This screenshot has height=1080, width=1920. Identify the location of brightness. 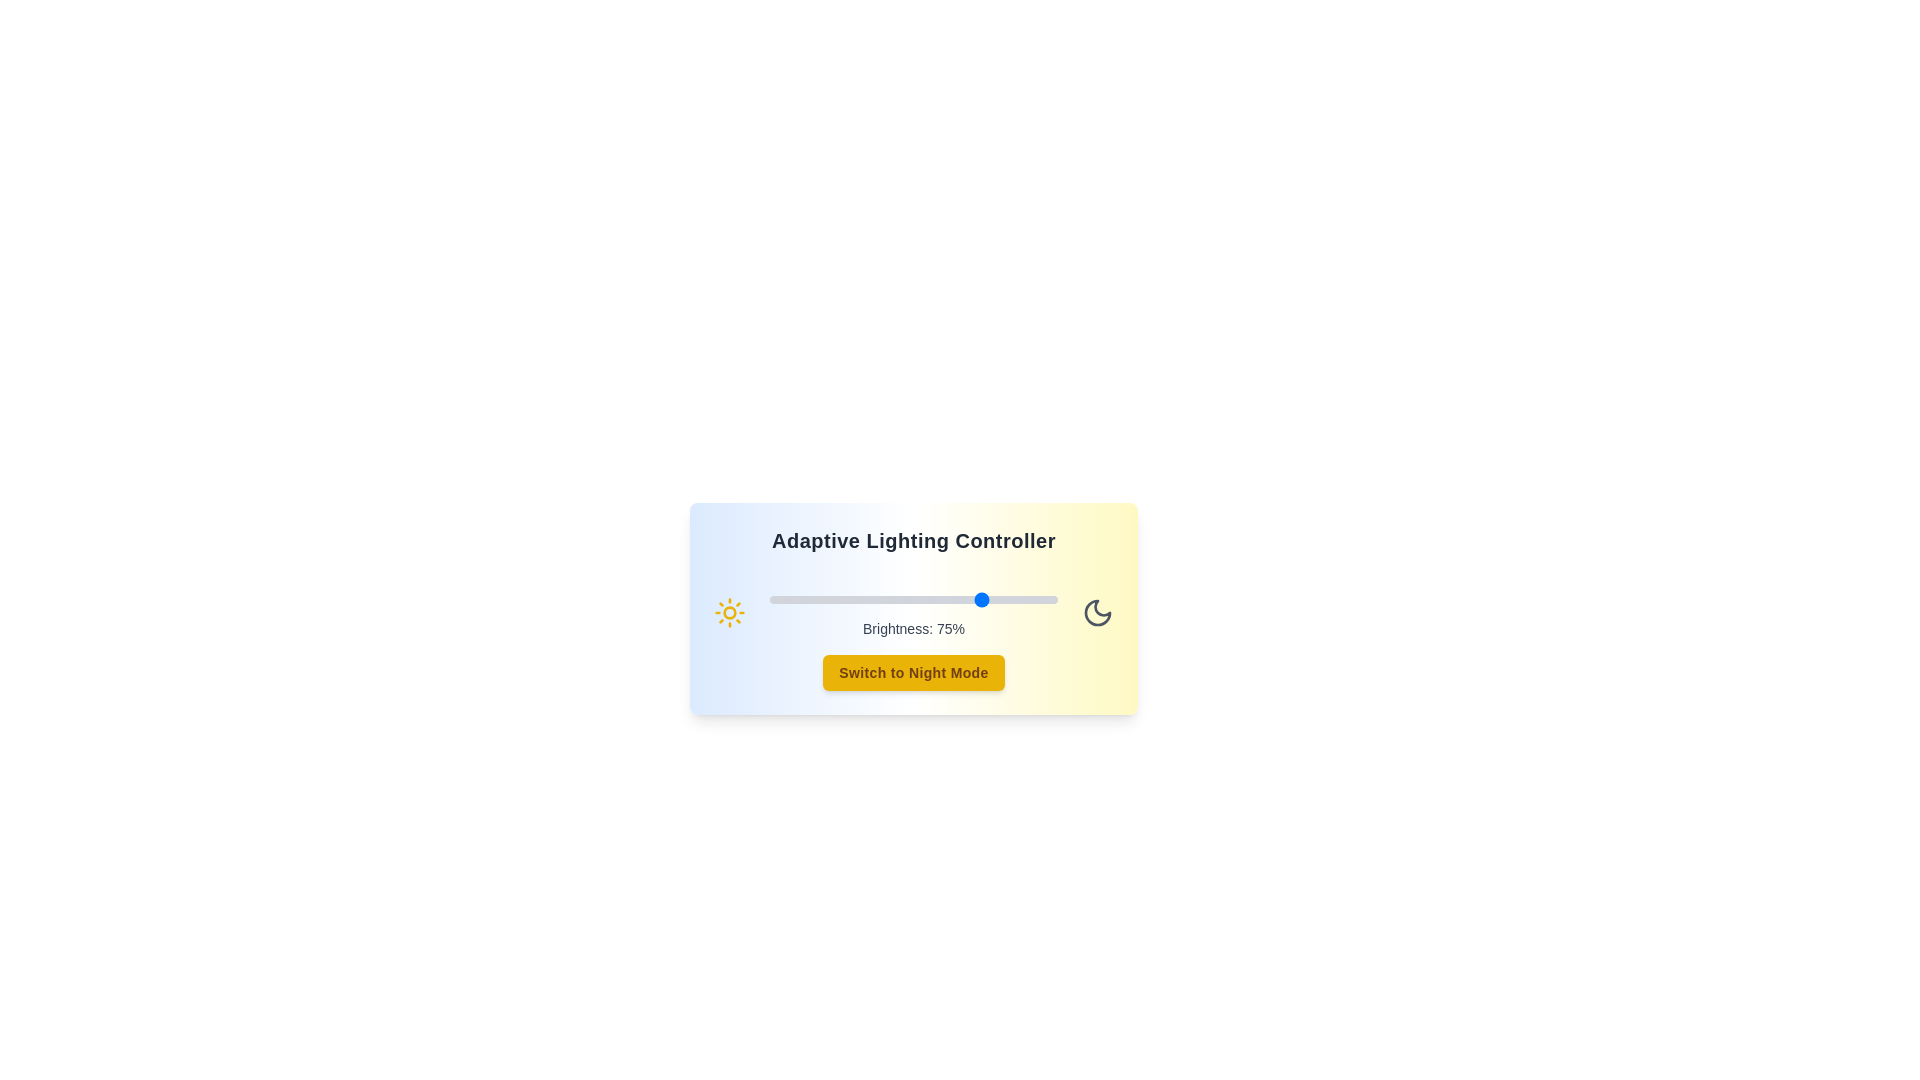
(804, 599).